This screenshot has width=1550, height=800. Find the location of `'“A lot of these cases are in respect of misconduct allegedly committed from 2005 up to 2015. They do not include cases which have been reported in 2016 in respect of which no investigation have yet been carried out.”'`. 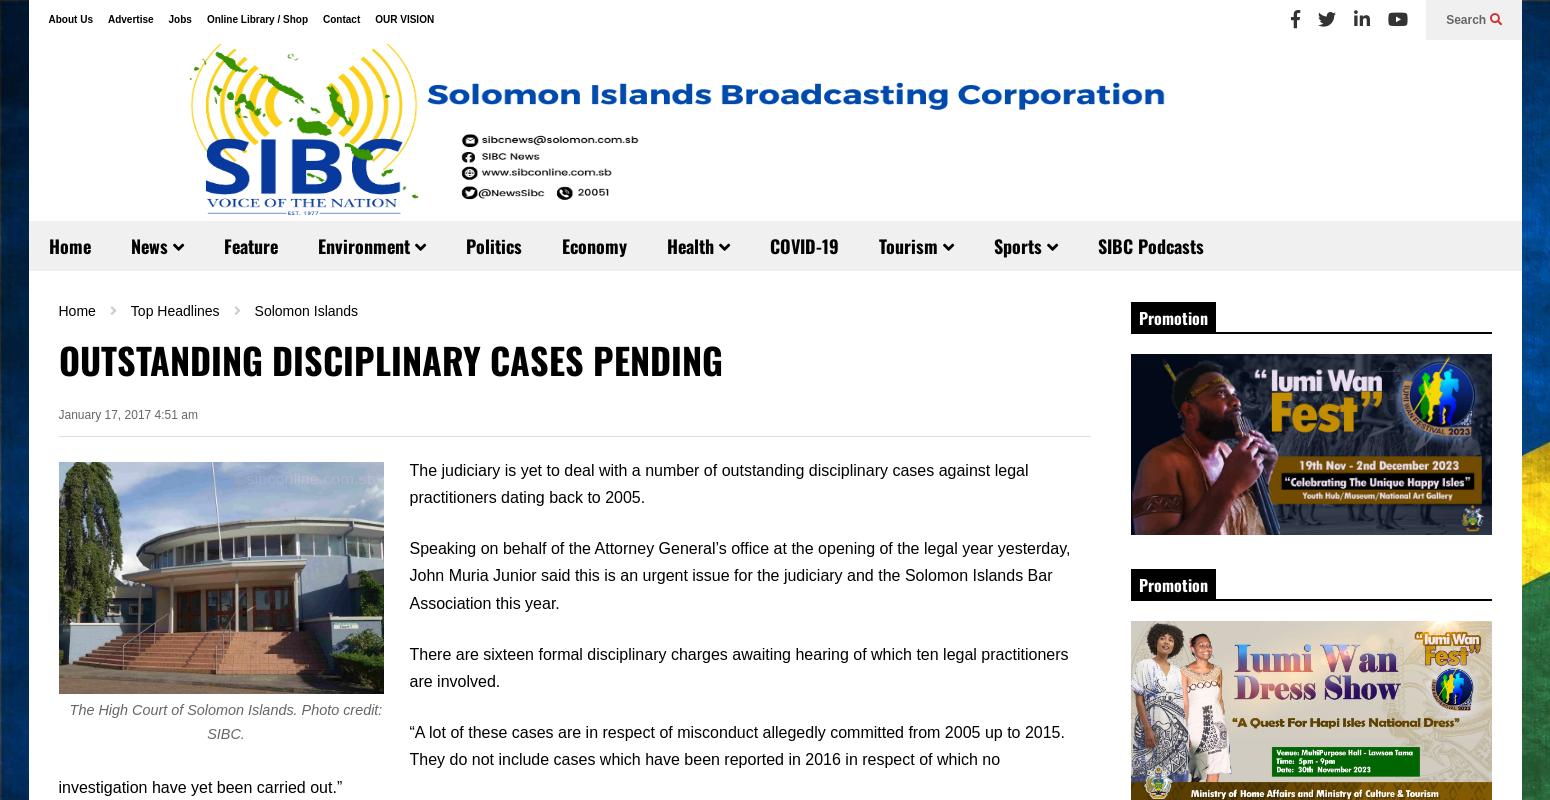

'“A lot of these cases are in respect of misconduct allegedly committed from 2005 up to 2015. They do not include cases which have been reported in 2016 in respect of which no investigation have yet been carried out.”' is located at coordinates (560, 759).